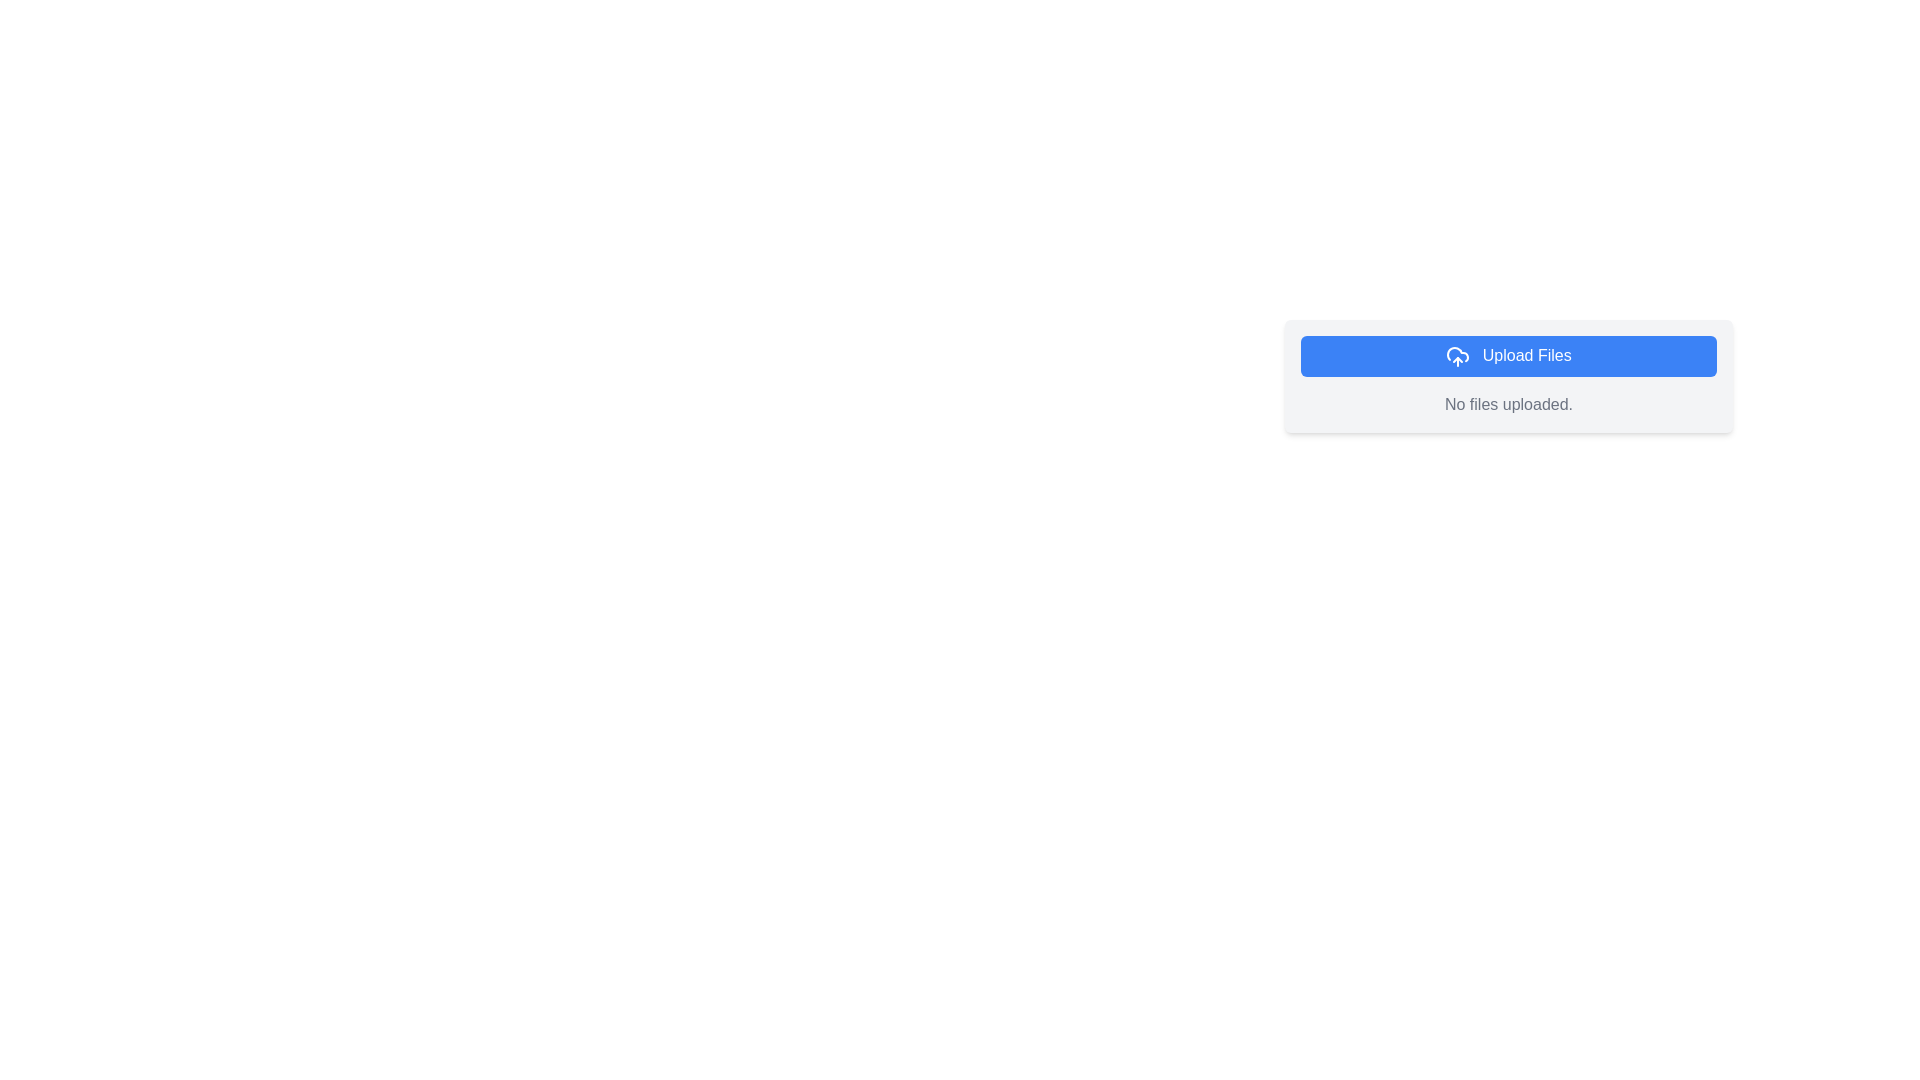 This screenshot has height=1080, width=1920. I want to click on the curved outline of the cloud in the 'Upload Files' icon located within the blue button, so click(1458, 353).